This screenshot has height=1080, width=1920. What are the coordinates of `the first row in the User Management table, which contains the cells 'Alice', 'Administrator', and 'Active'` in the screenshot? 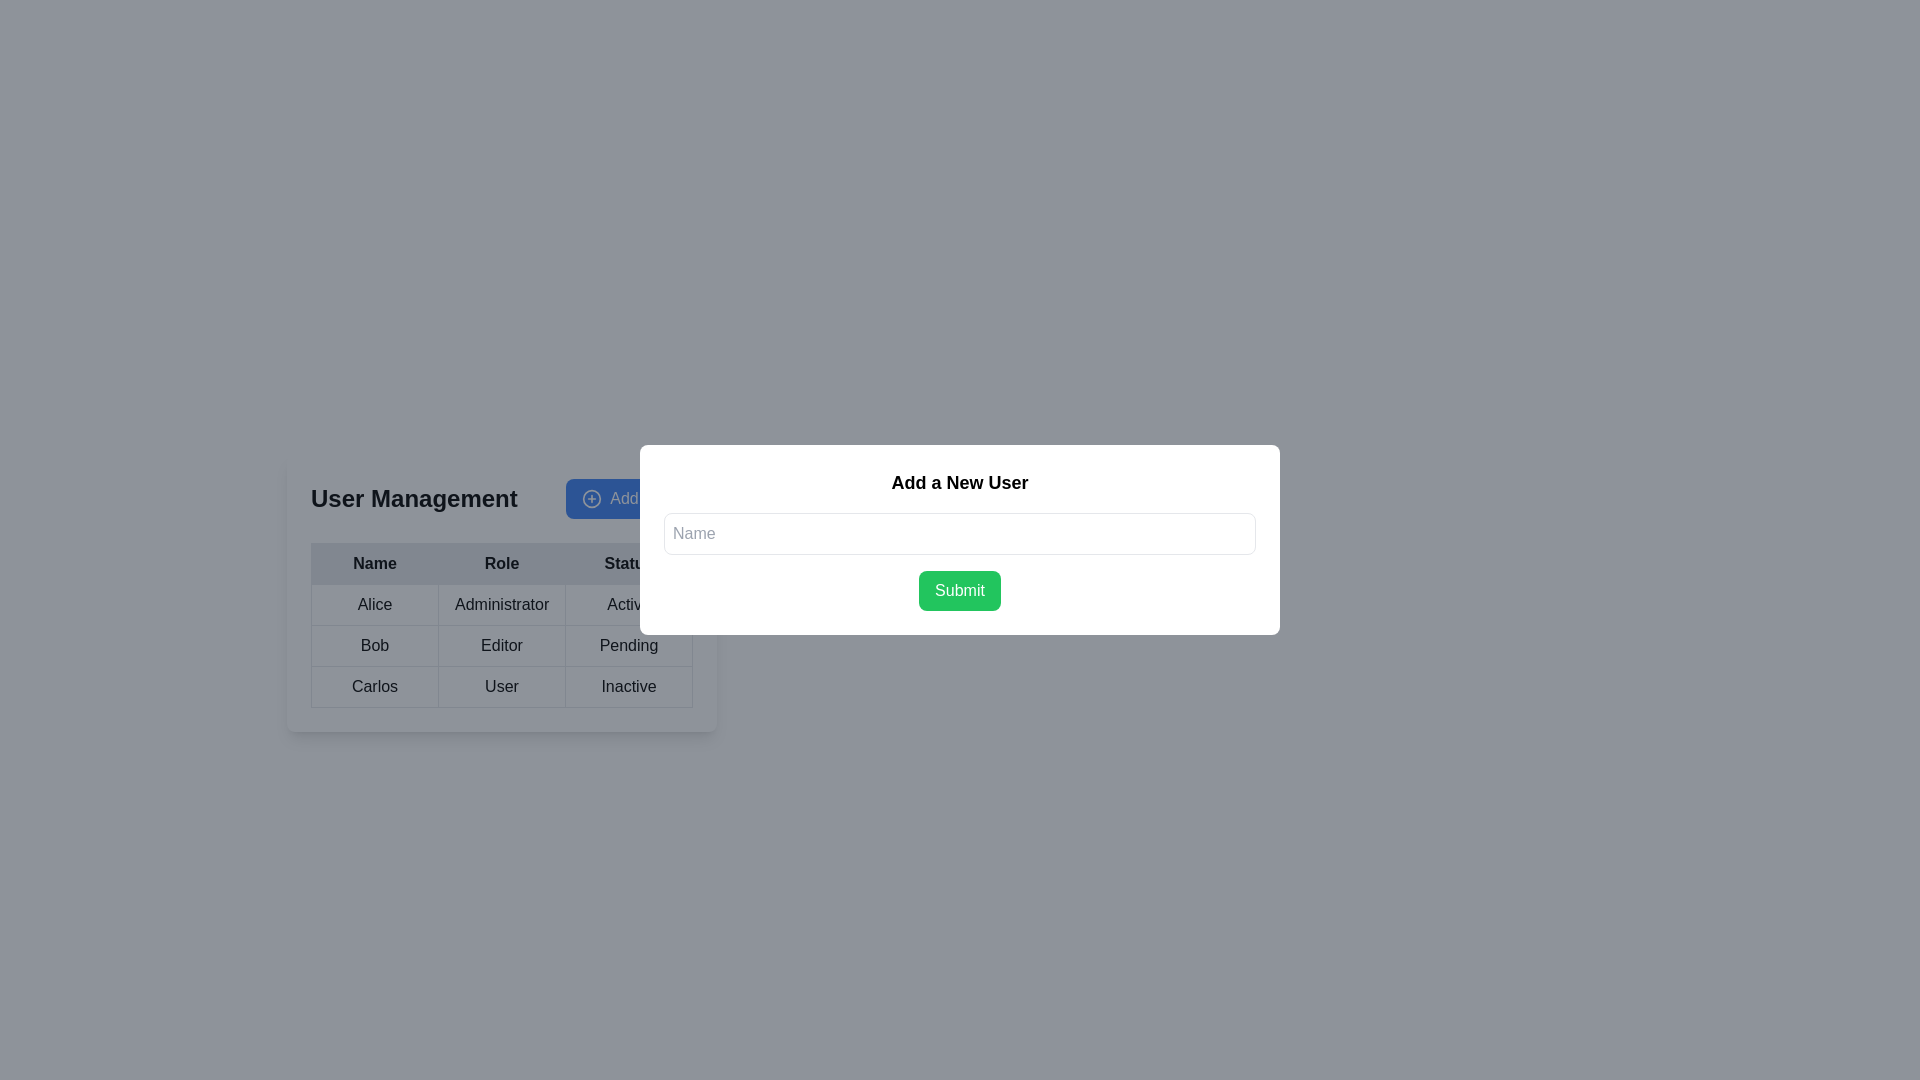 It's located at (502, 604).